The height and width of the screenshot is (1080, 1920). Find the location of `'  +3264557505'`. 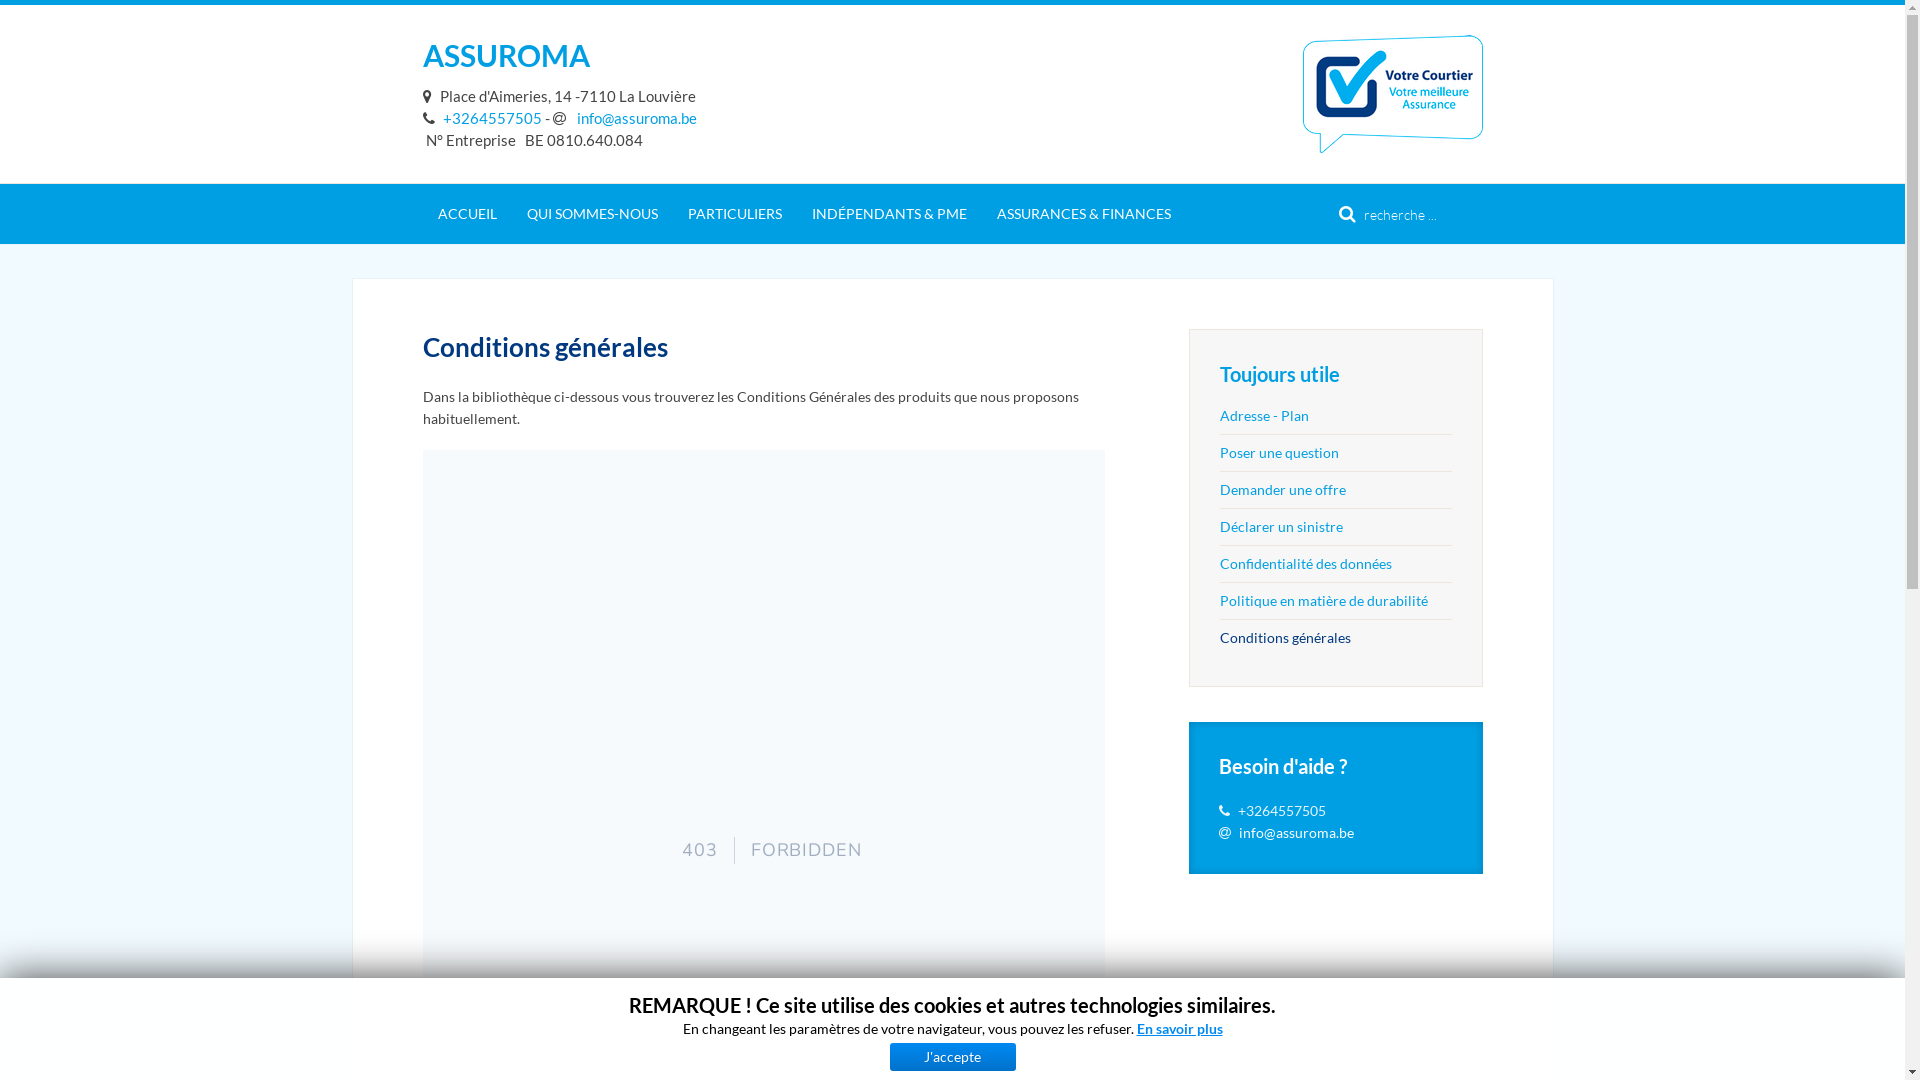

'  +3264557505' is located at coordinates (421, 118).